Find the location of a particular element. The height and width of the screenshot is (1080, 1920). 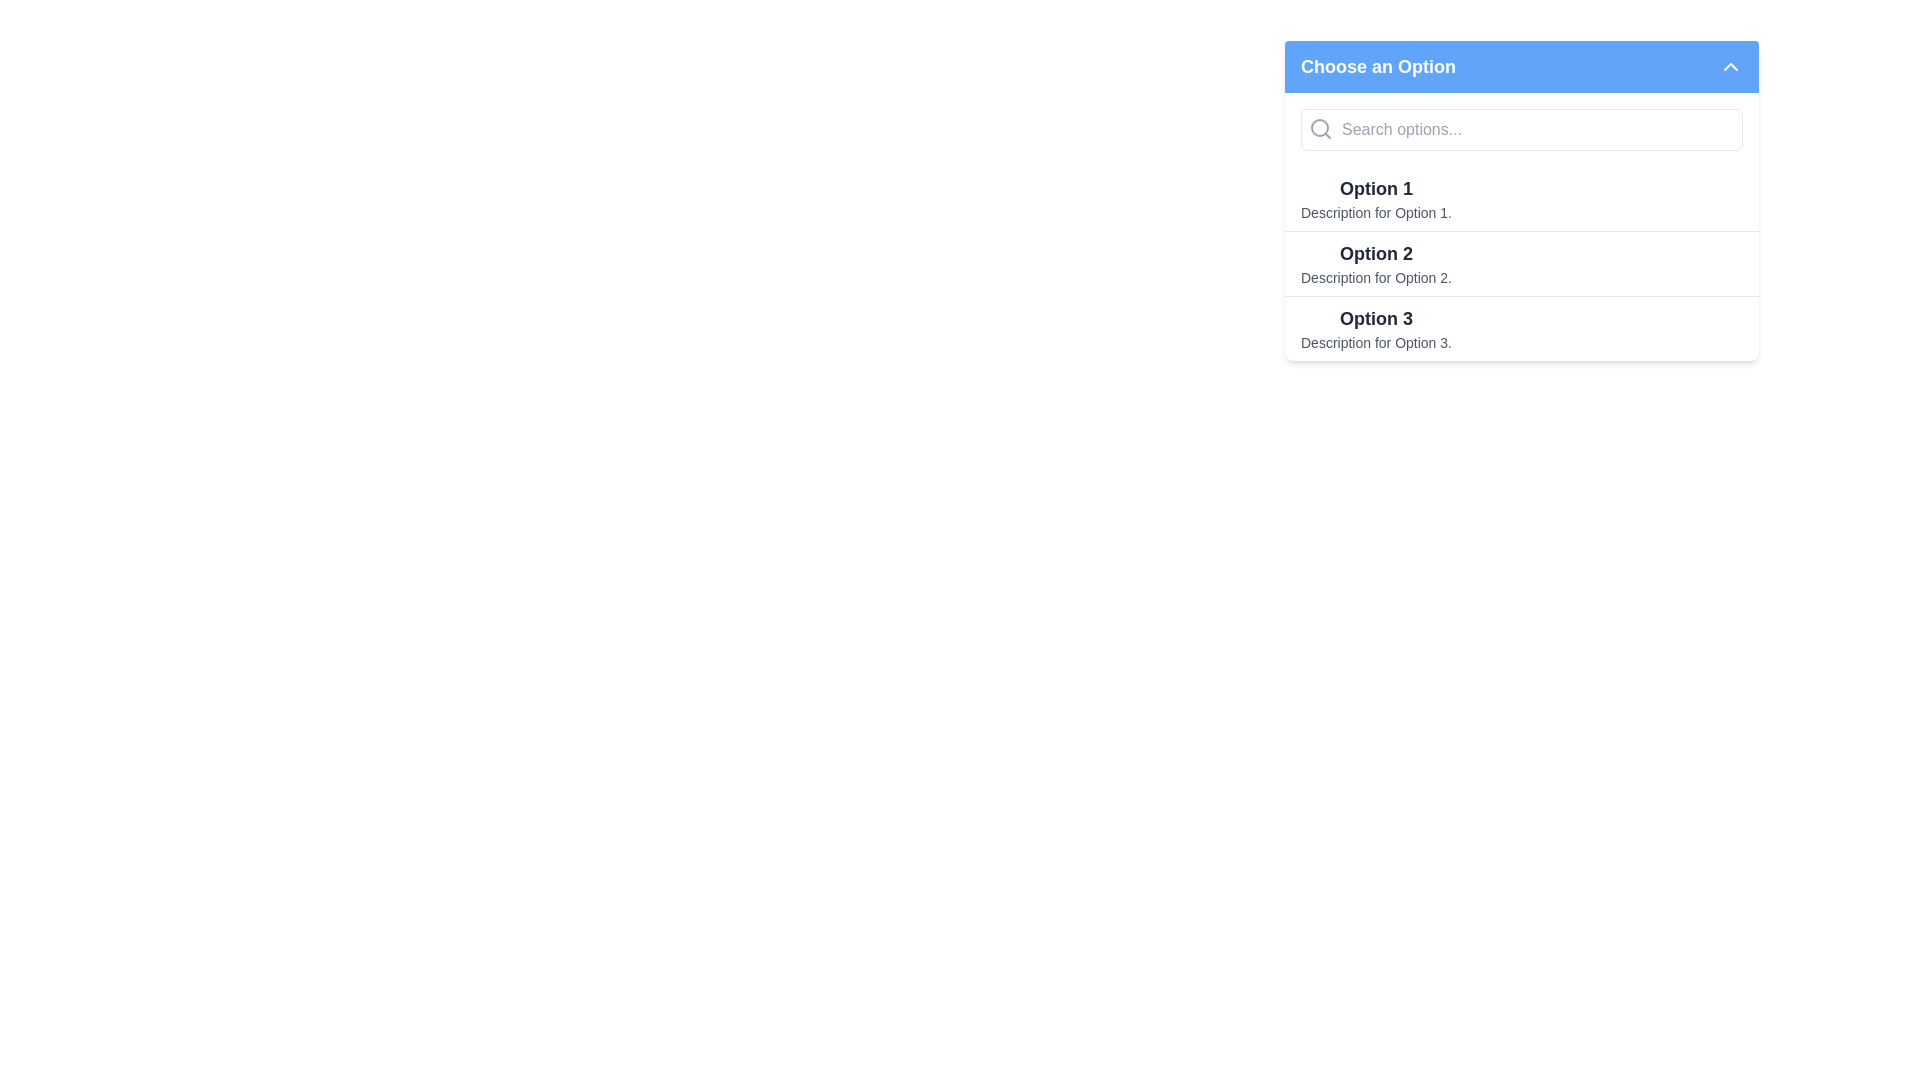

the text label displaying 'Option 1' in a large, bold font at the top of the first item in the dropdown menu is located at coordinates (1375, 189).